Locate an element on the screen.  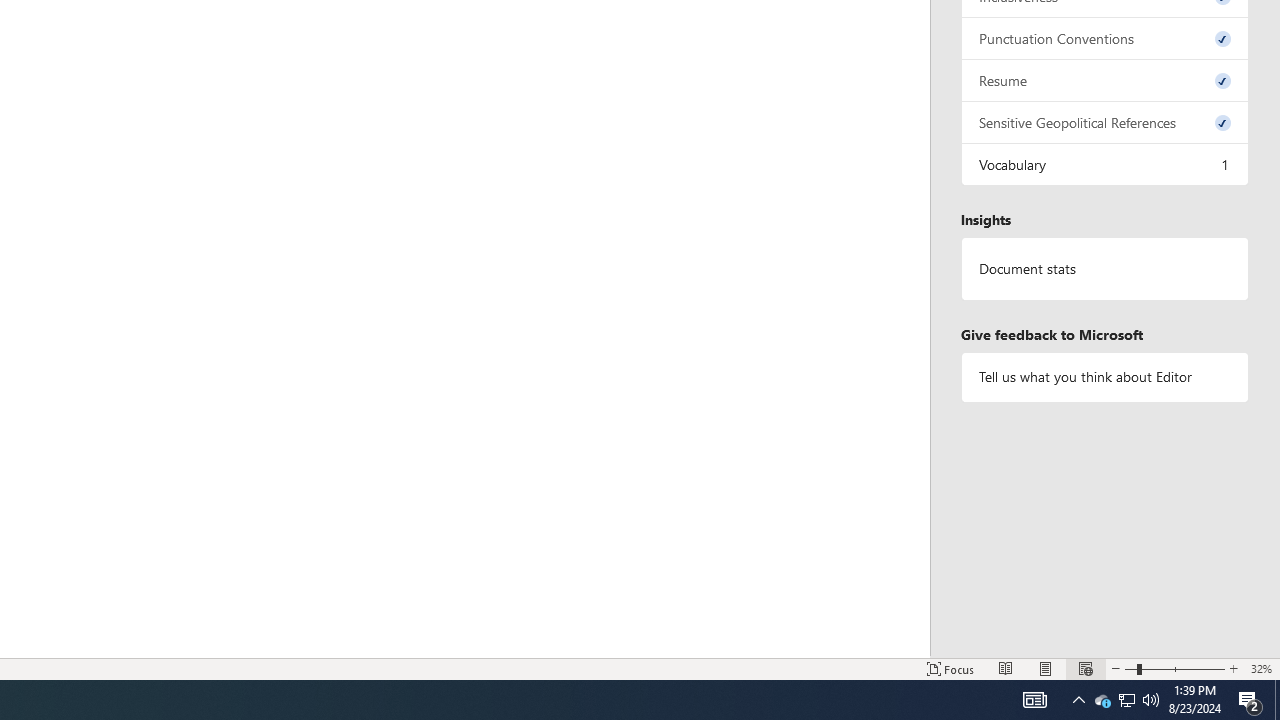
'Zoom 32%' is located at coordinates (1260, 669).